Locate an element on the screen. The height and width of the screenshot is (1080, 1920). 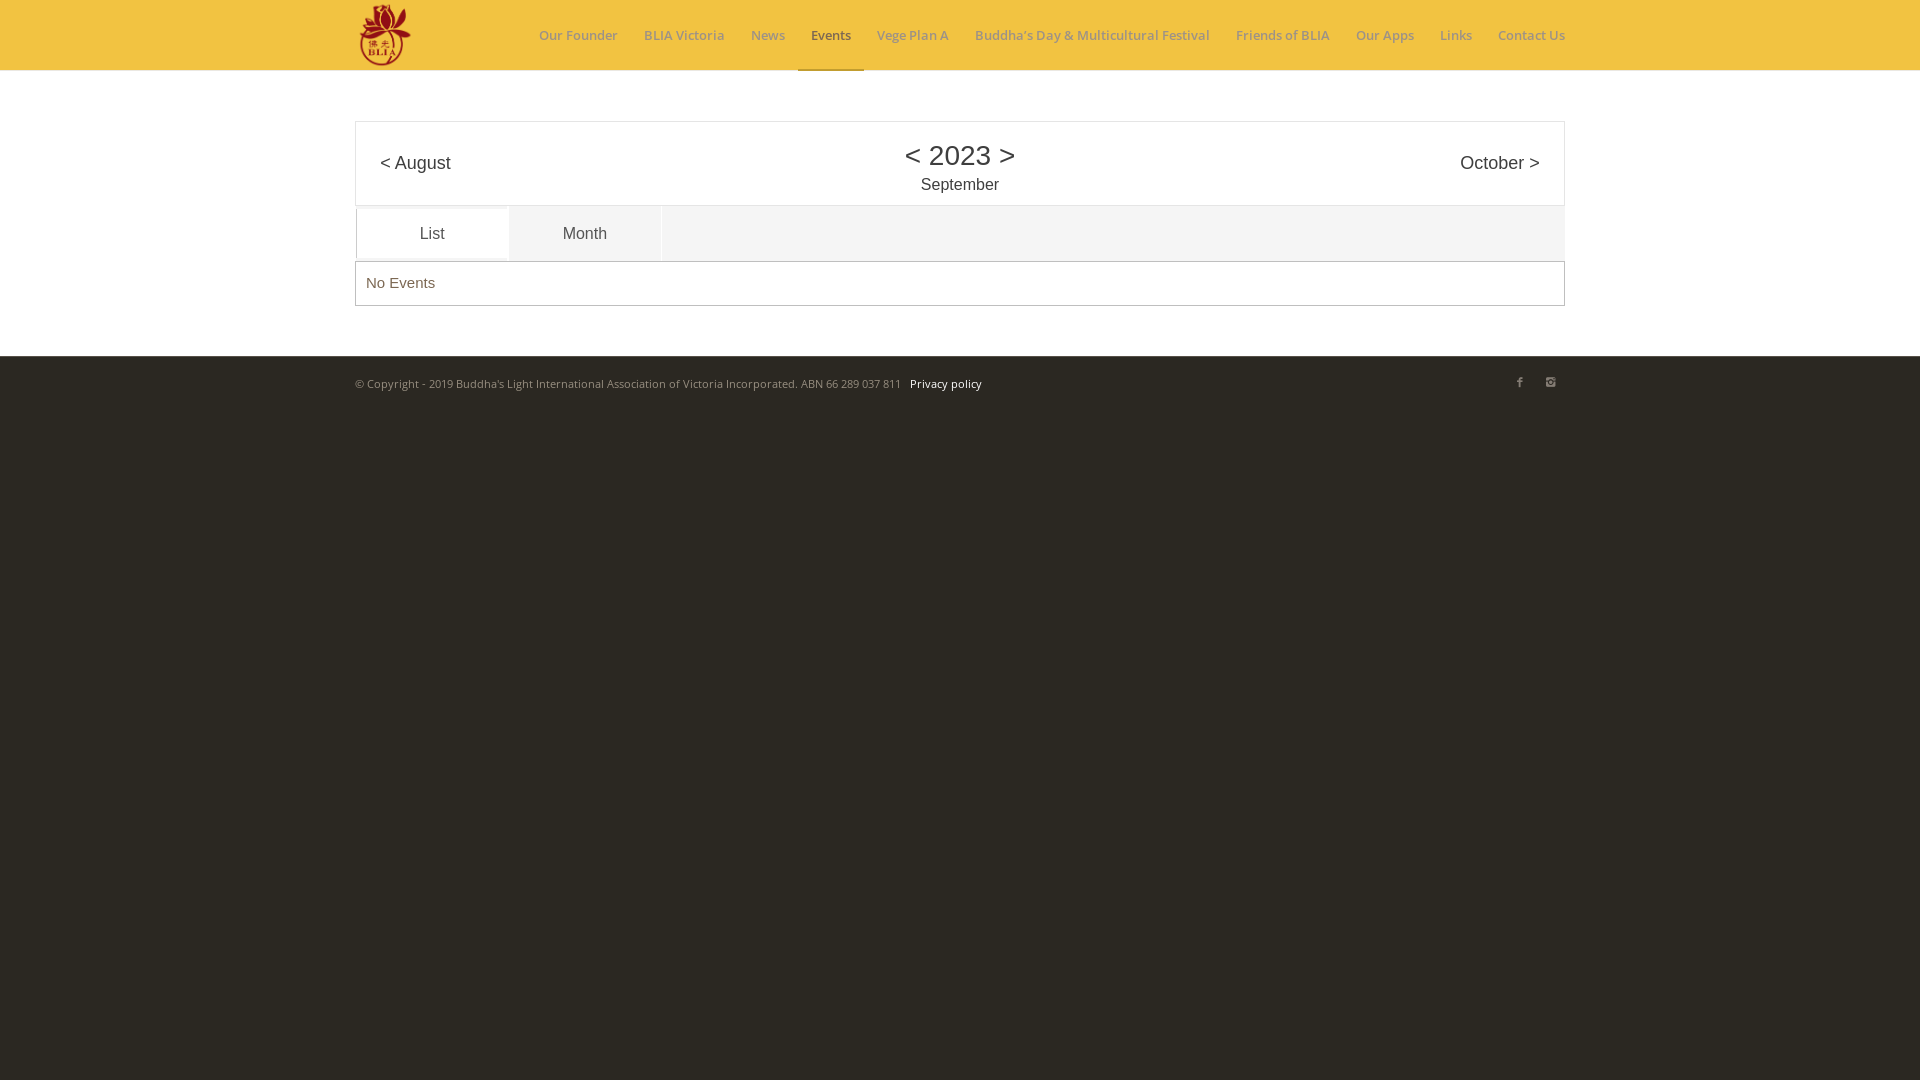
'Links' is located at coordinates (1425, 34).